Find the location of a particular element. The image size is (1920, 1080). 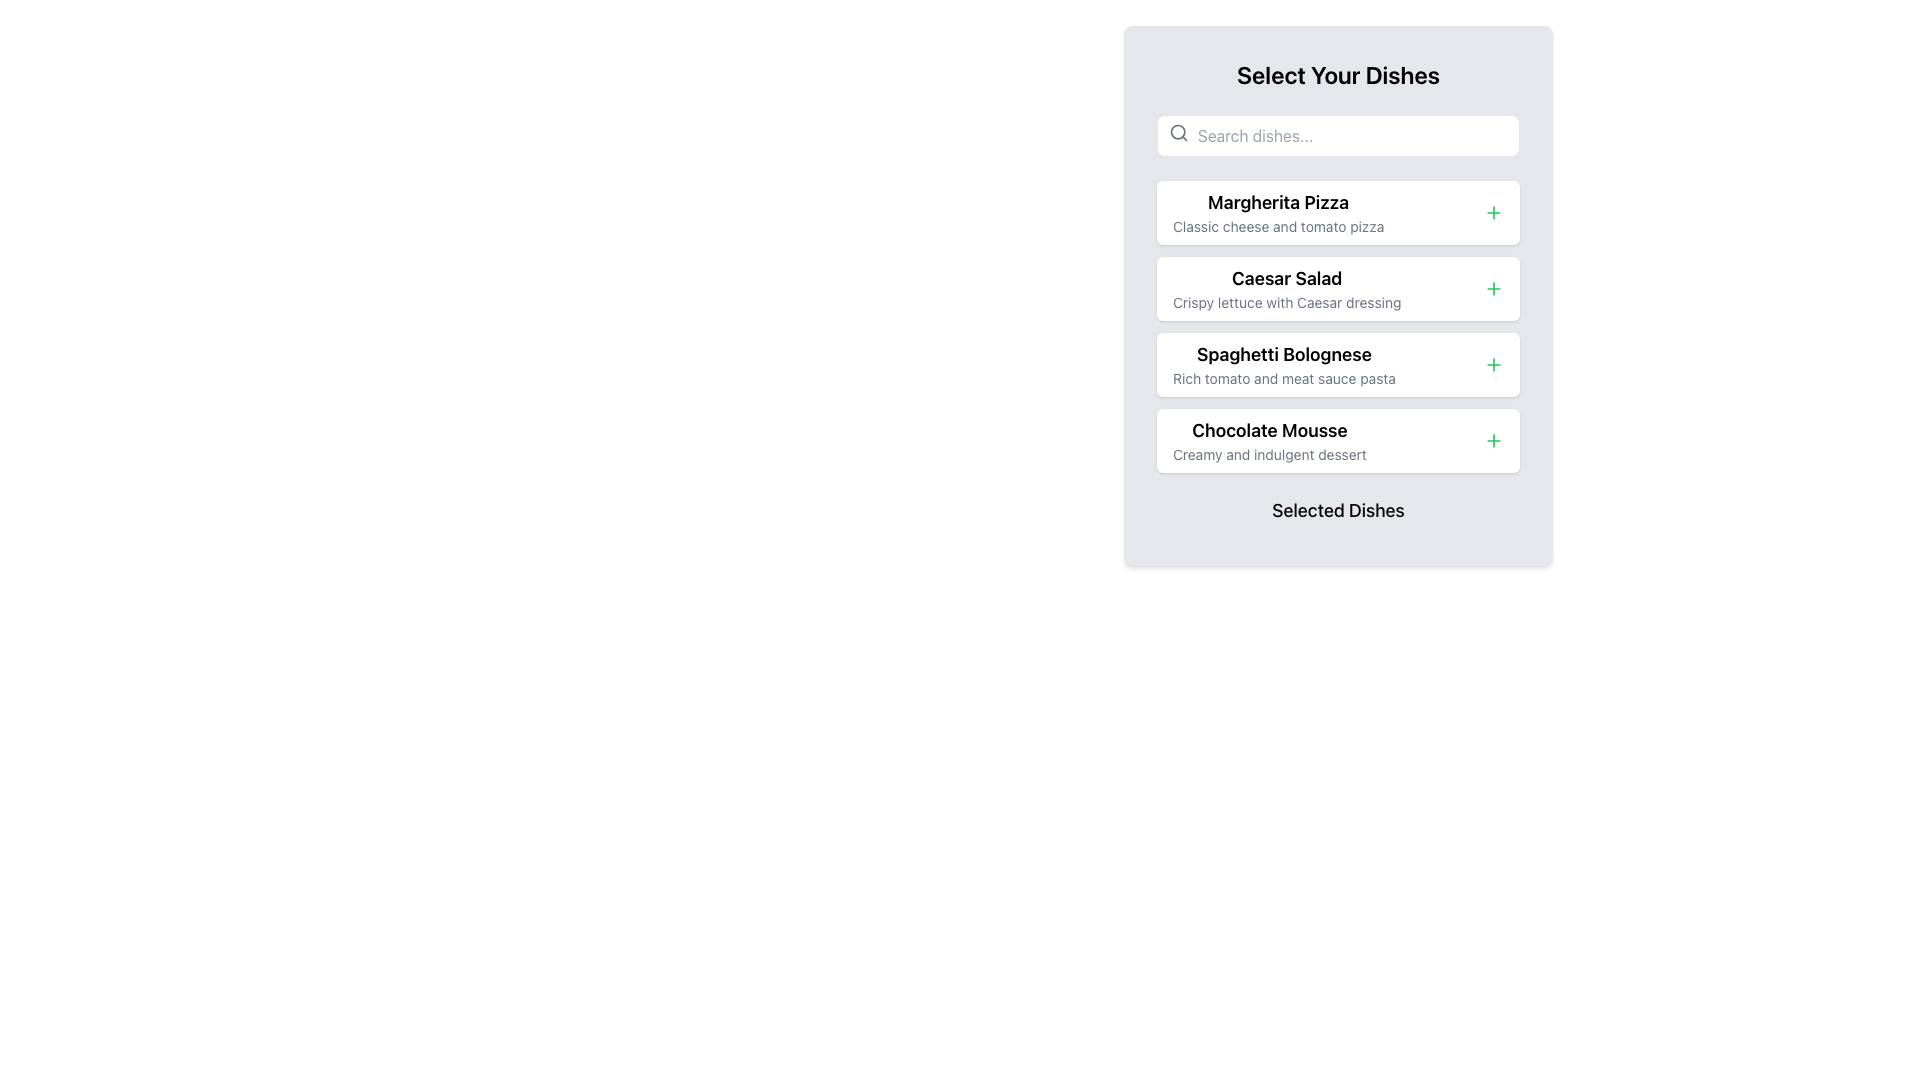

the title text for the dish 'Spaghetti Bolognese', which is centrally aligned at the top of the card and serves as the identifier for the dish in the menu is located at coordinates (1284, 353).